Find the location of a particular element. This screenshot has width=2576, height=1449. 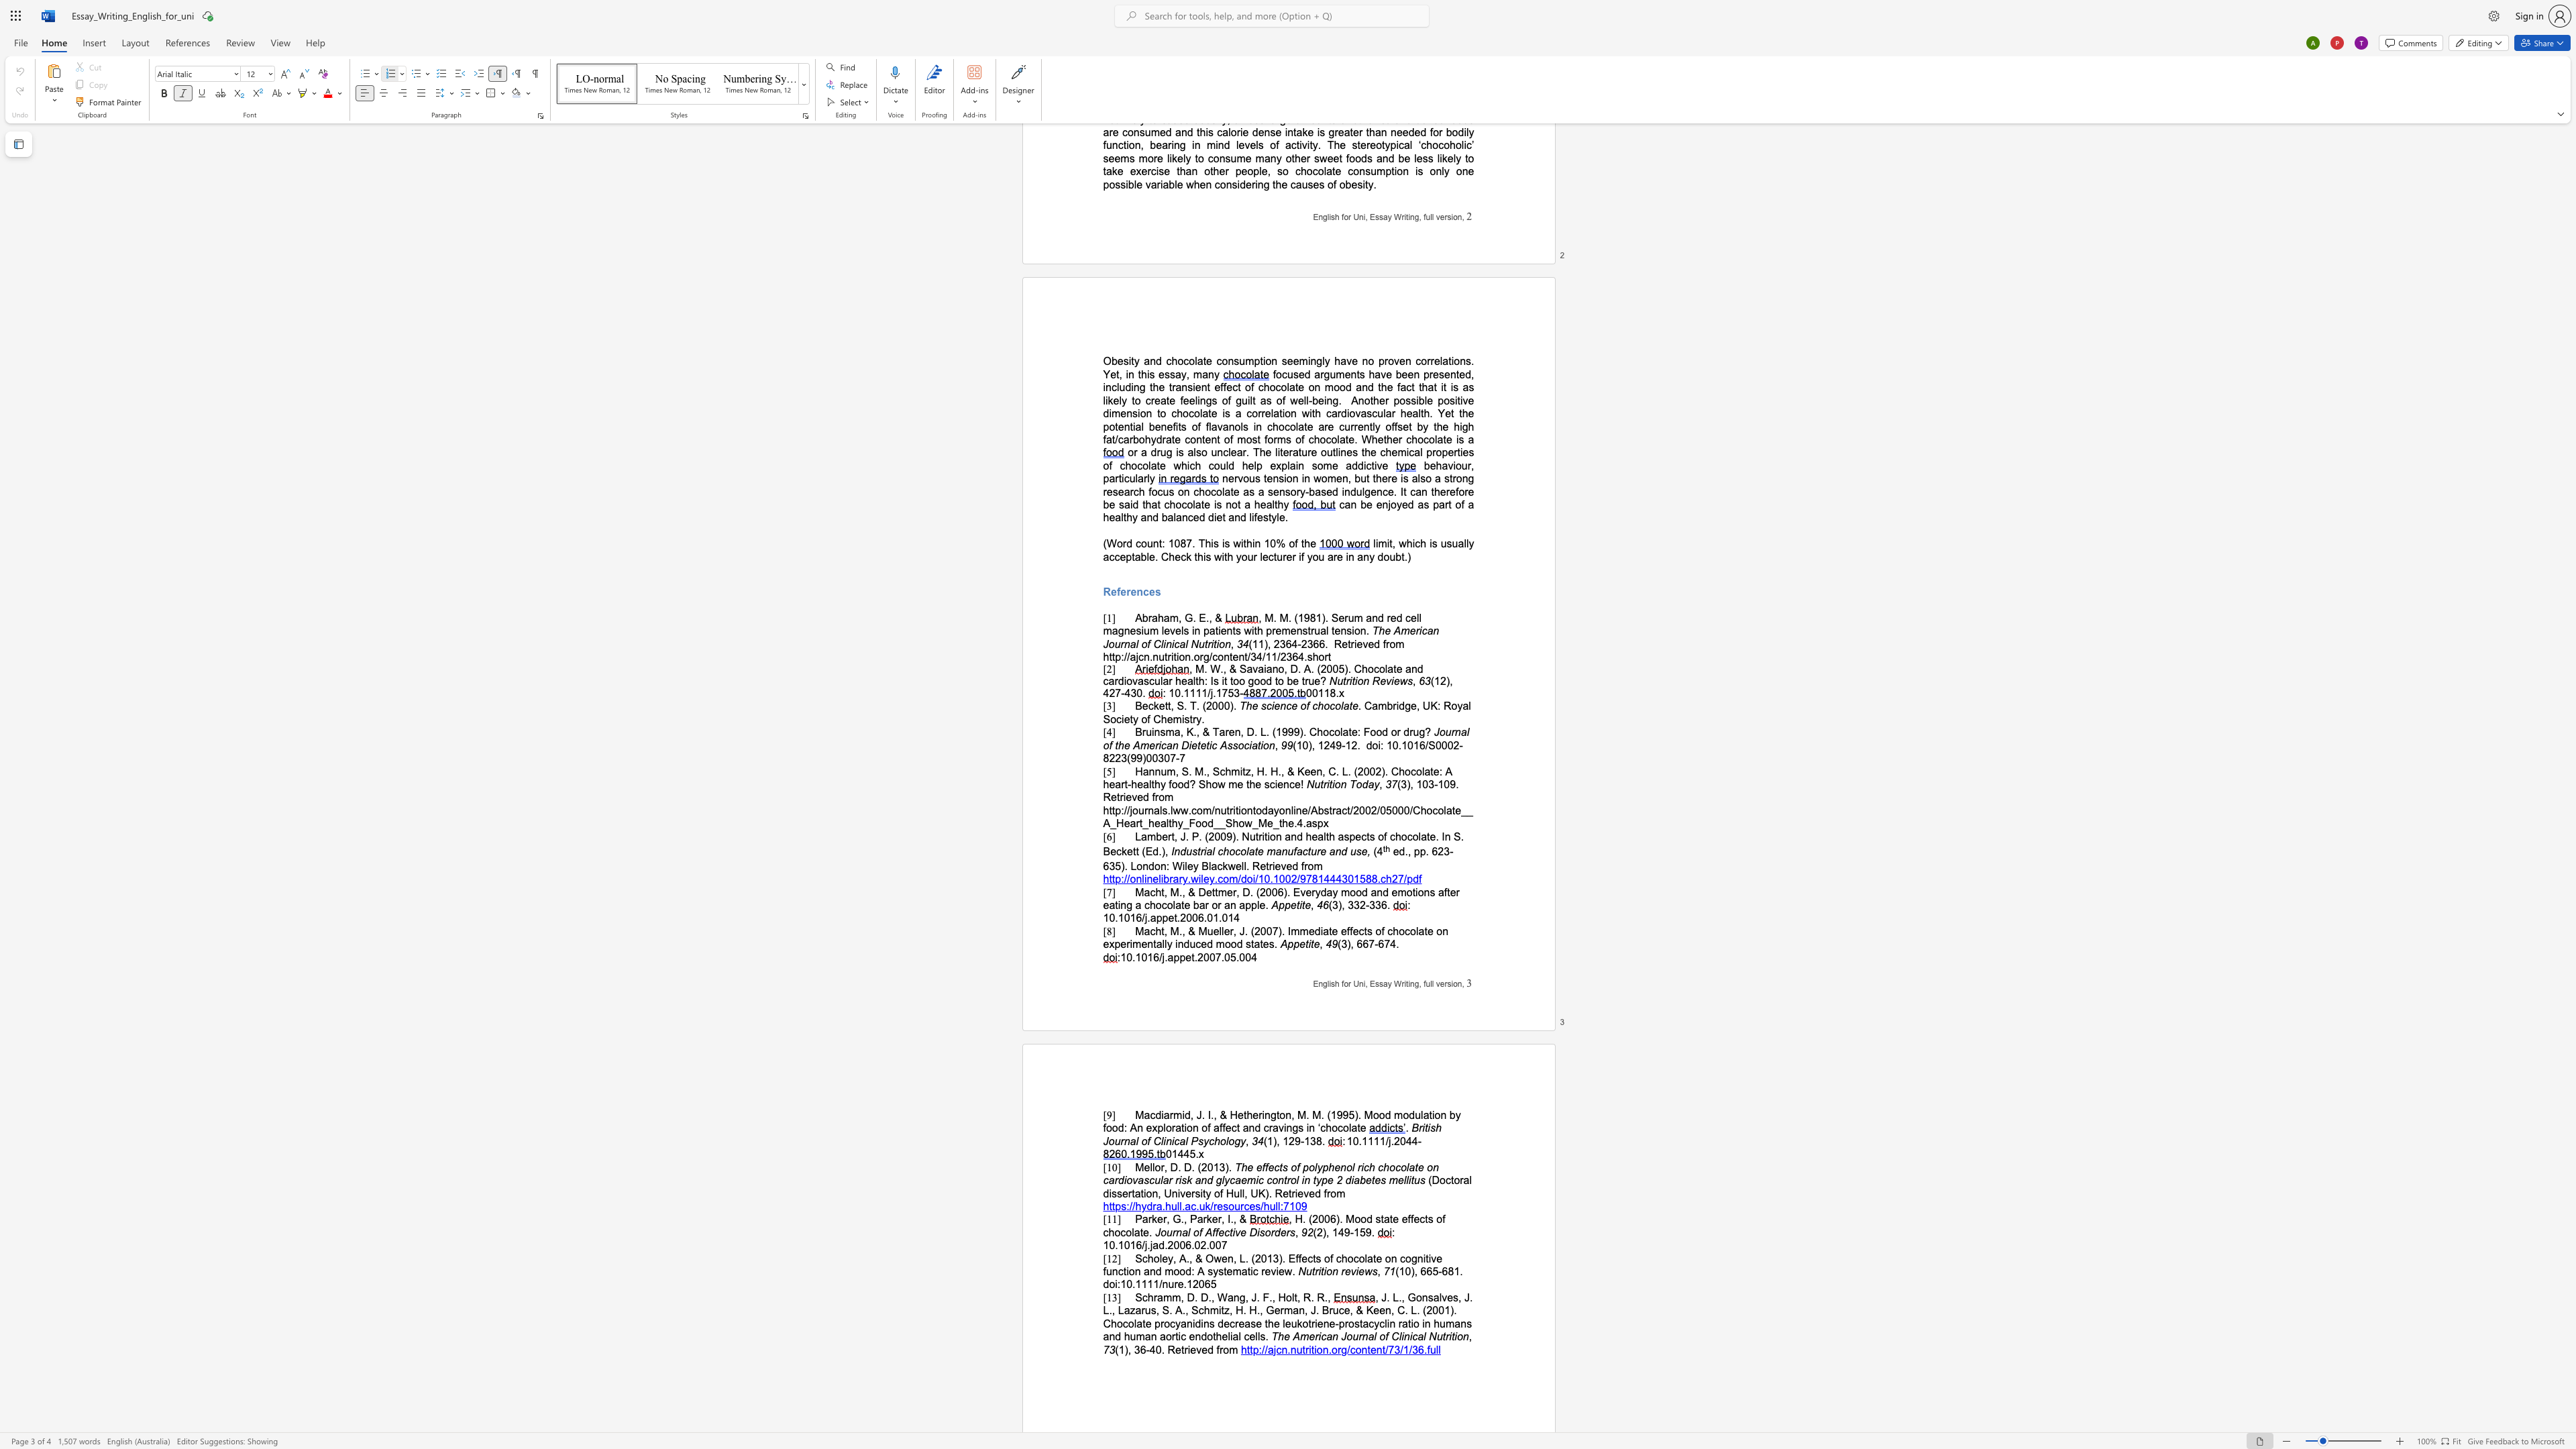

the space between the continuous character "t" and "a" in the text is located at coordinates (1362, 1322).